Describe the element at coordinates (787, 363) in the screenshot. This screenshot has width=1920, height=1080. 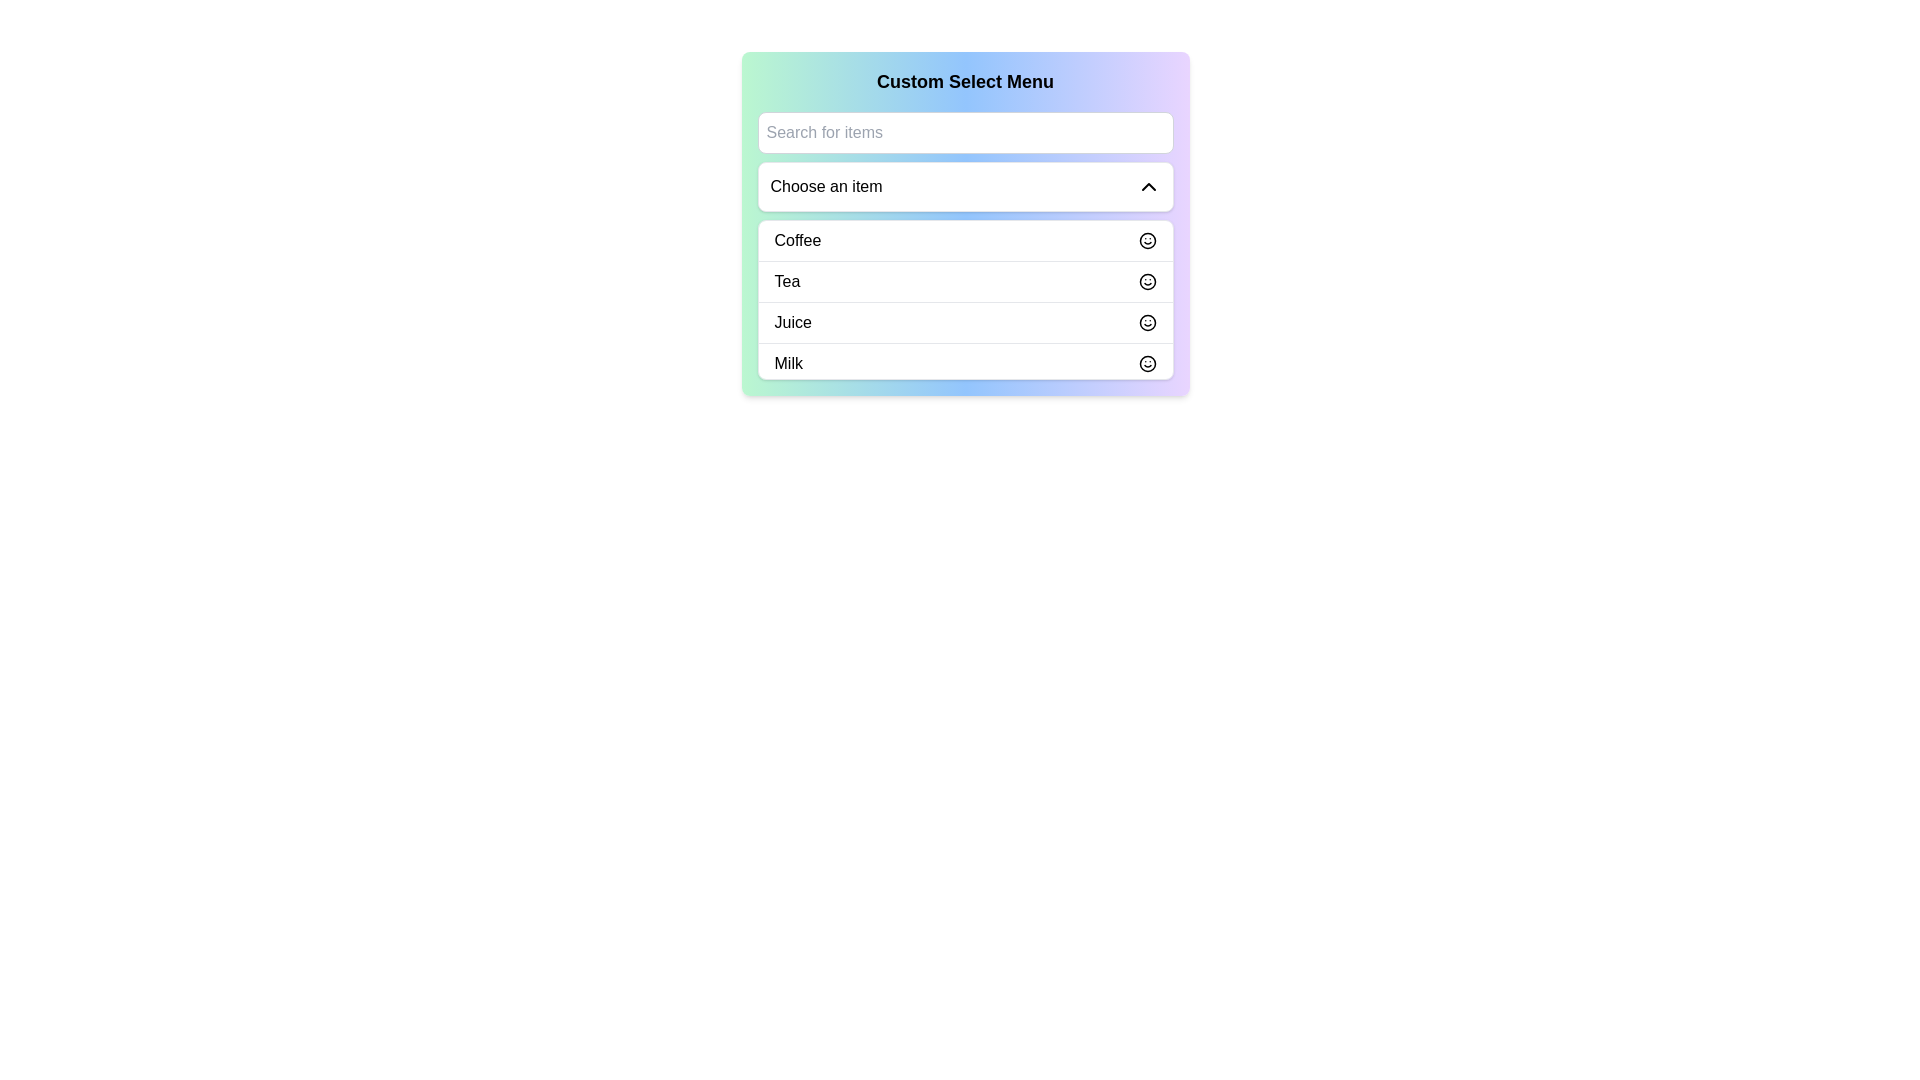
I see `the 'Milk' text label in the fourth row of the dropdown list under the header 'Custom Select Menu'` at that location.